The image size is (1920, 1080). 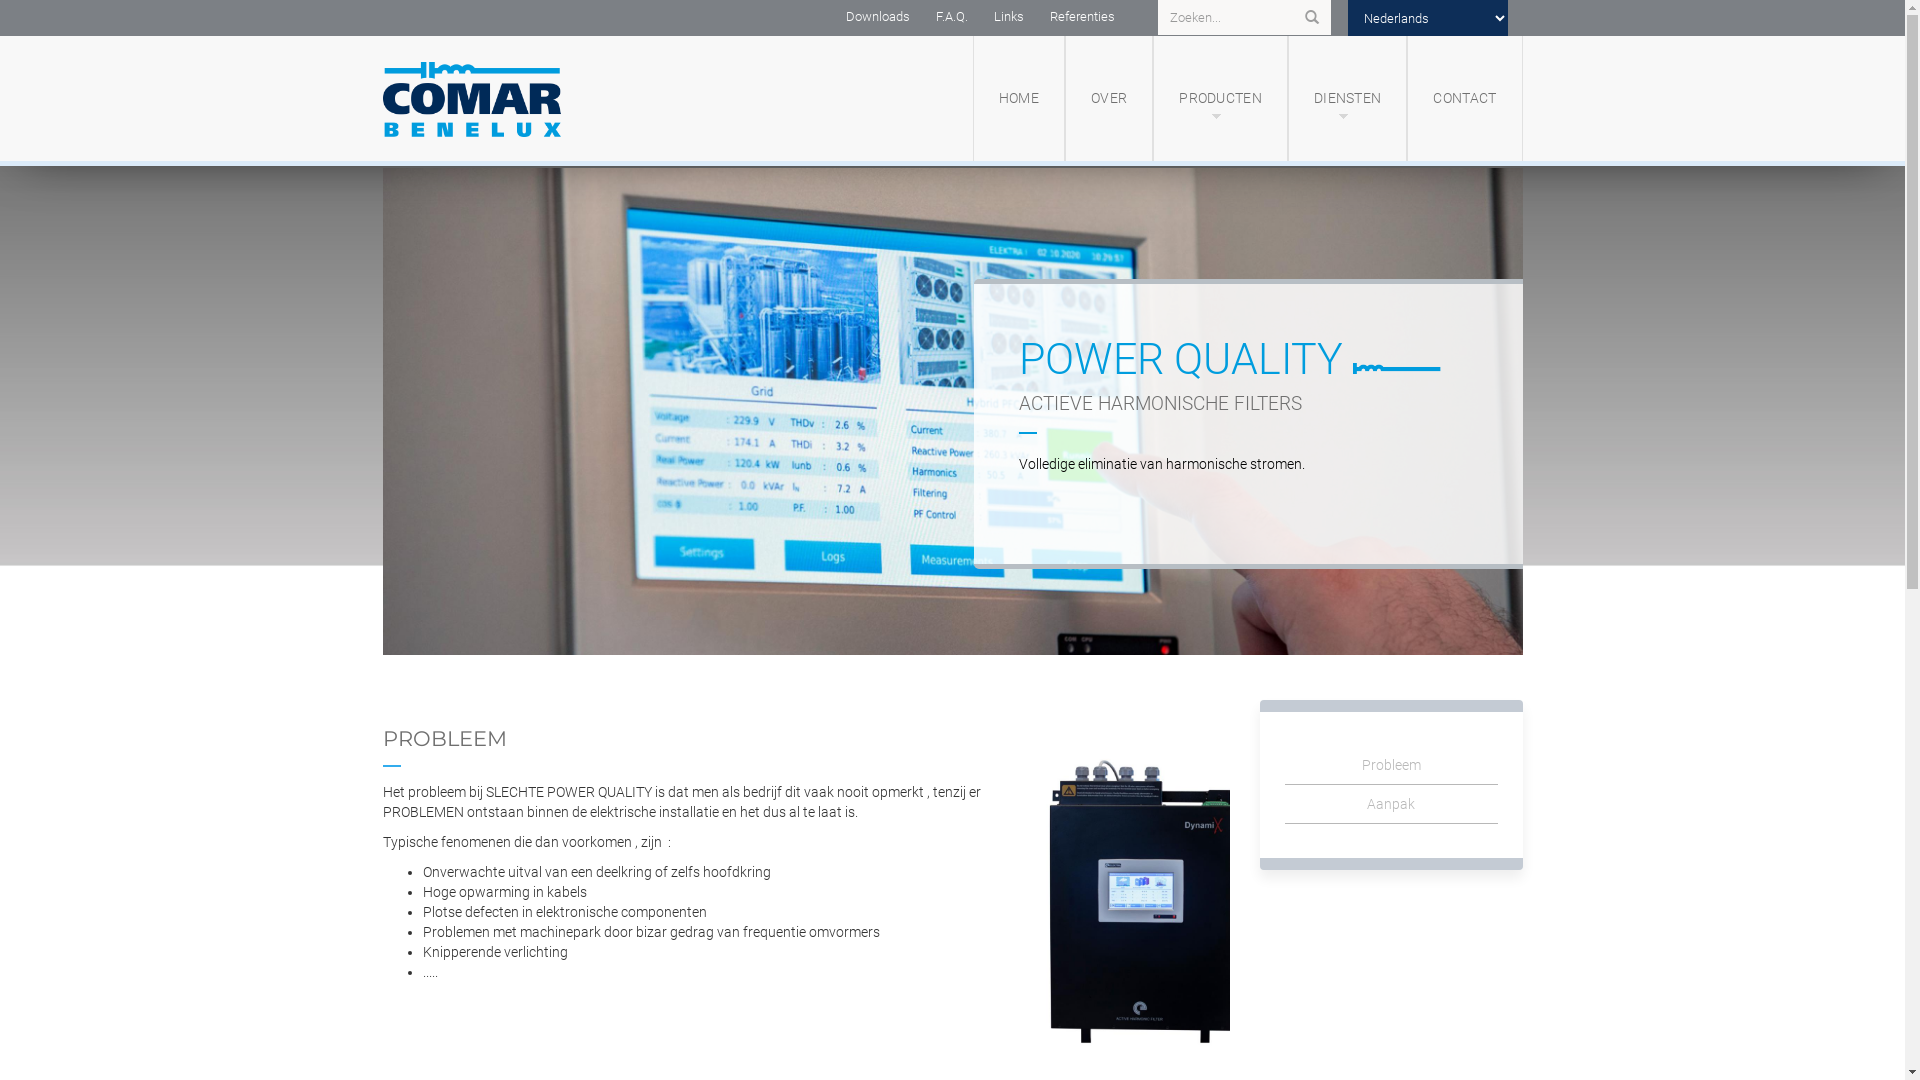 I want to click on 'Downloads', so click(x=877, y=16).